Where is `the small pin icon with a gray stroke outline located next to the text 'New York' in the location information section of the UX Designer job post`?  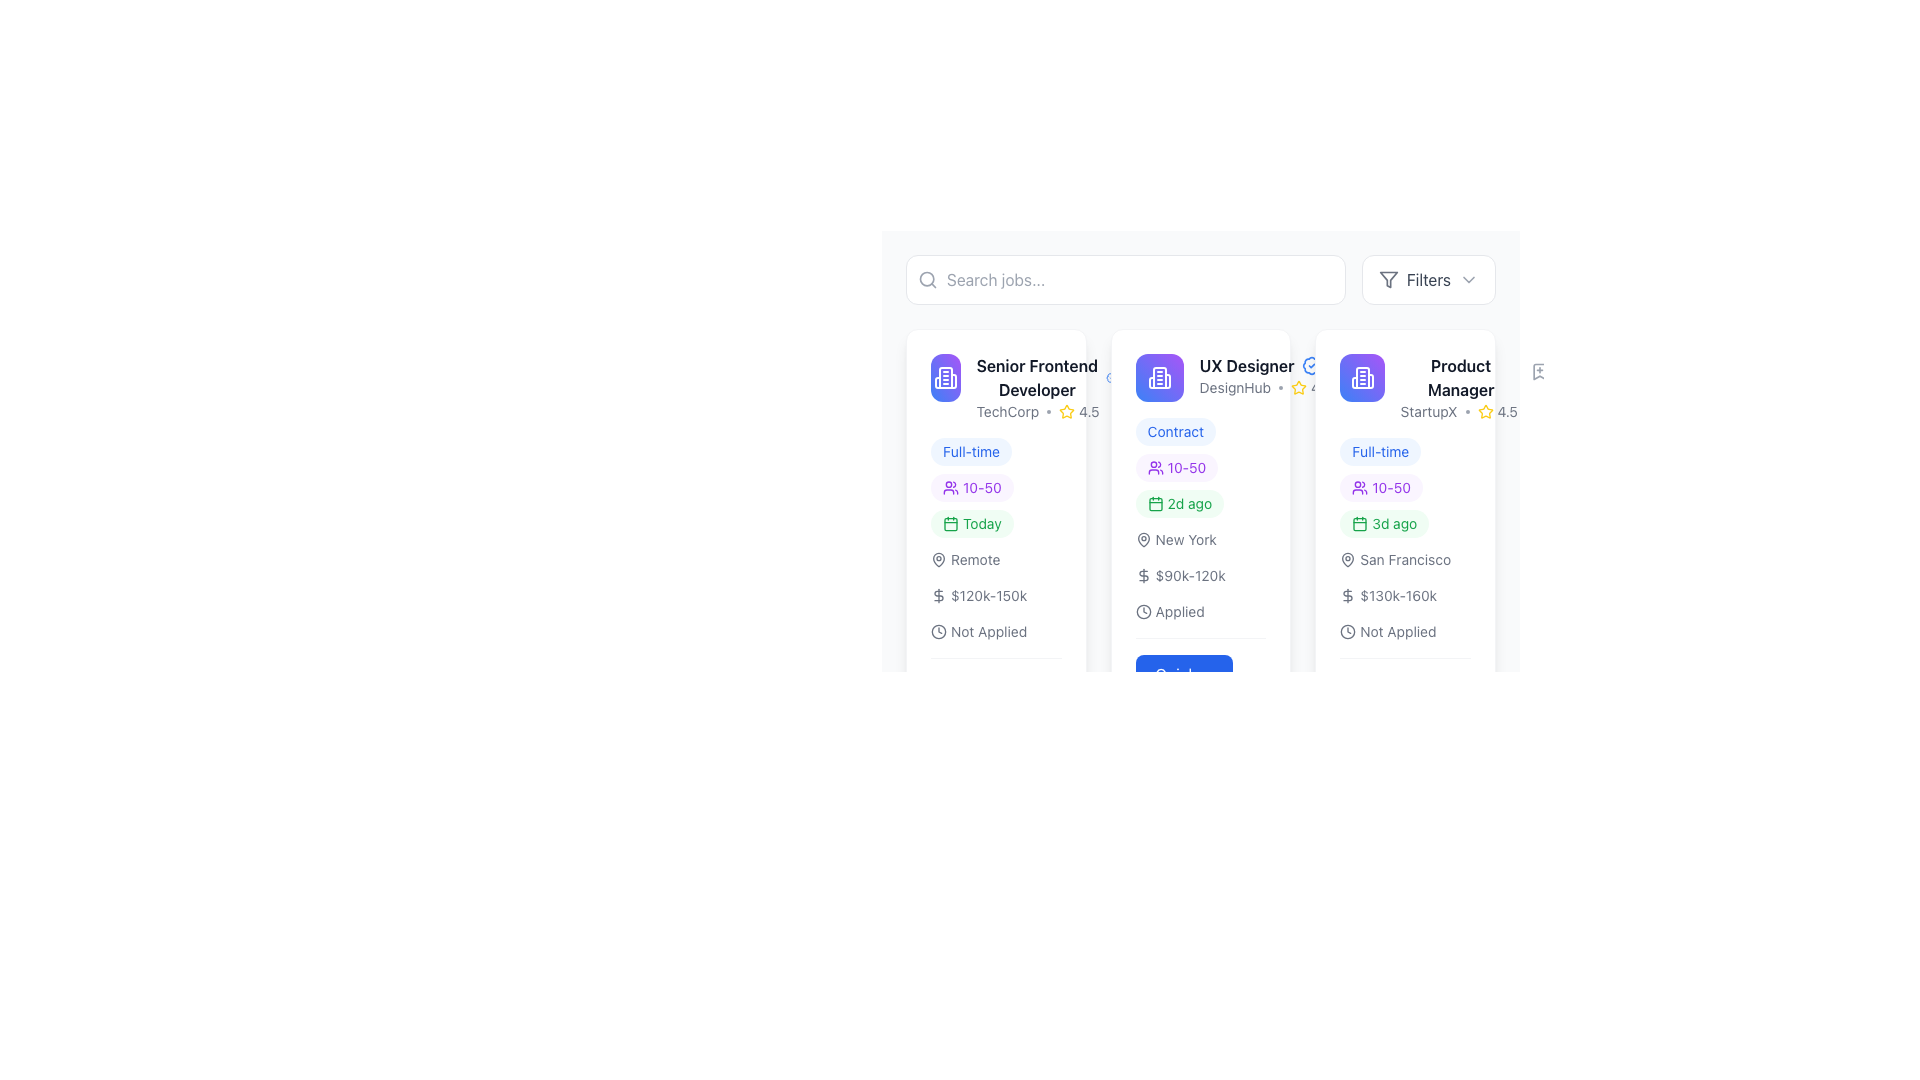 the small pin icon with a gray stroke outline located next to the text 'New York' in the location information section of the UX Designer job post is located at coordinates (1143, 540).